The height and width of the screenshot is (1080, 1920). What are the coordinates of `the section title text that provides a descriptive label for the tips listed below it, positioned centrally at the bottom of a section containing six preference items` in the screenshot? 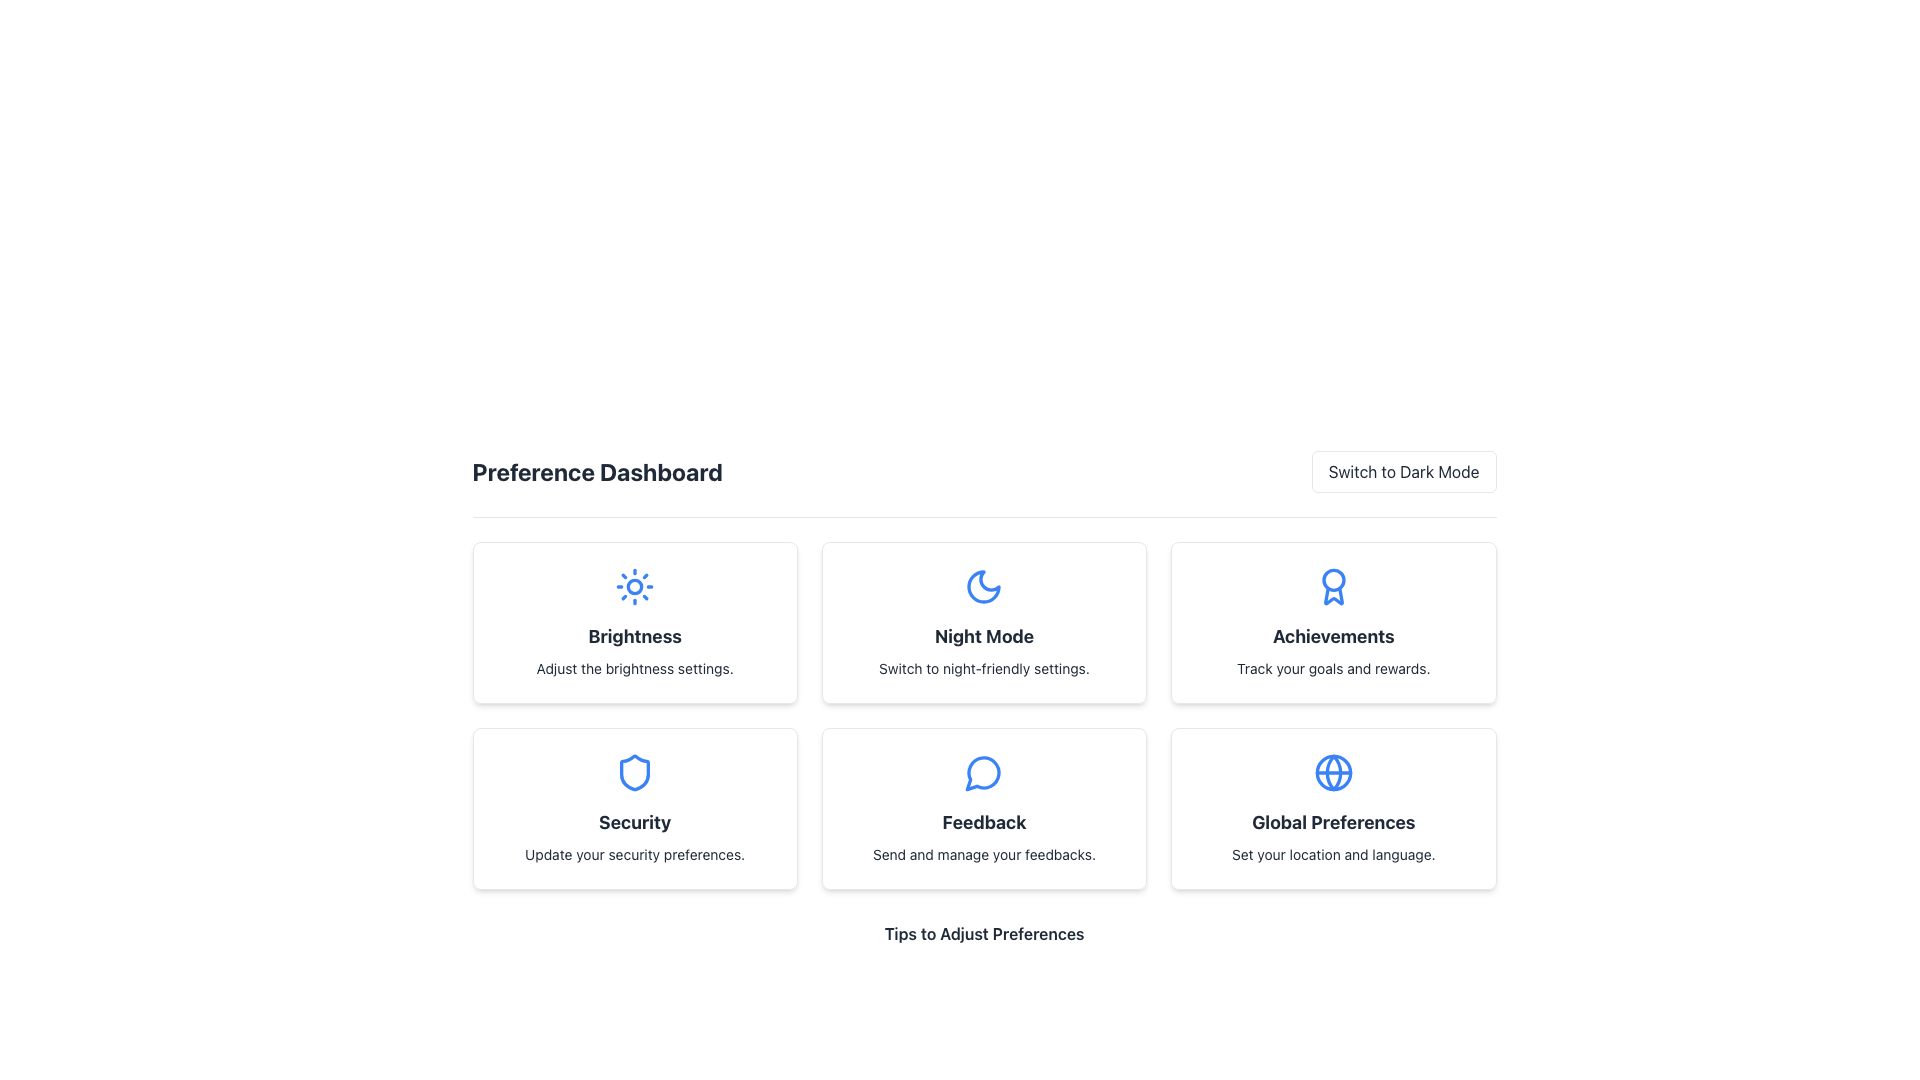 It's located at (984, 933).